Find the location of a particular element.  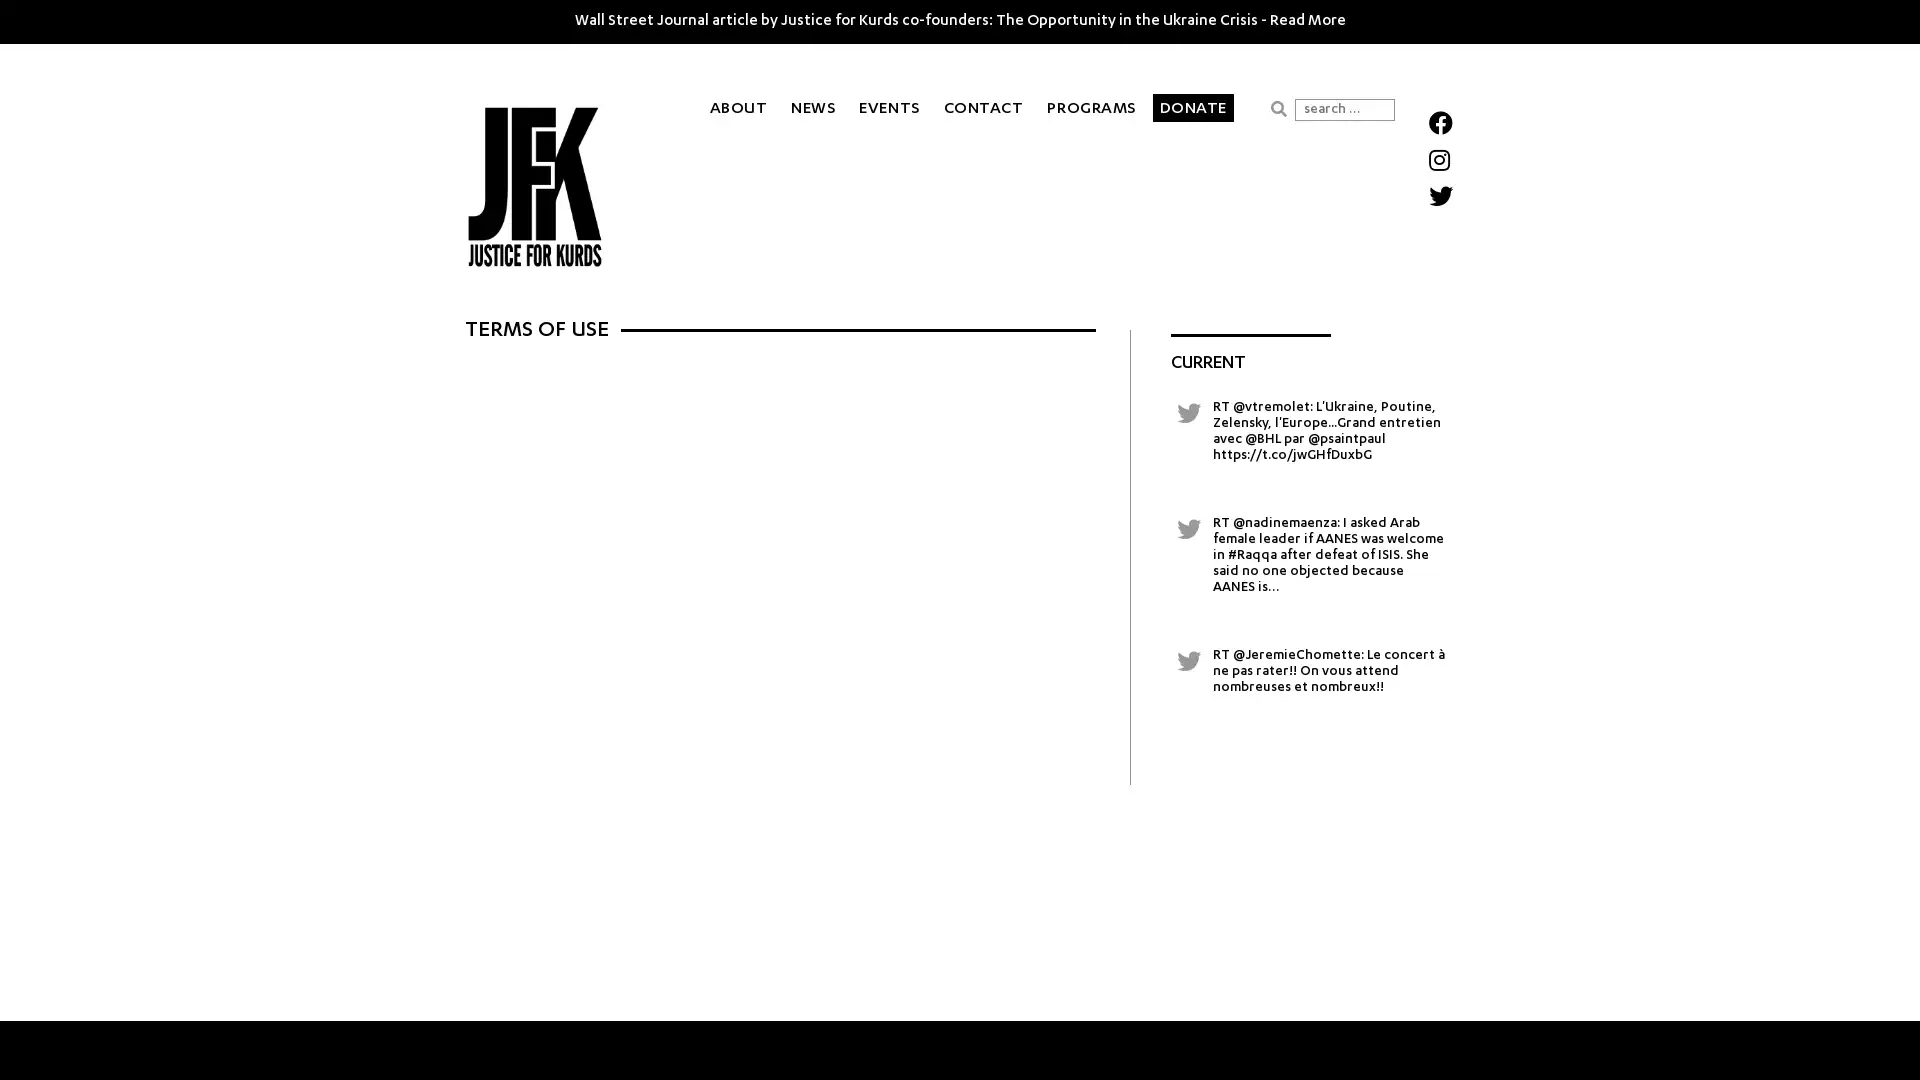

Search is located at coordinates (1277, 108).